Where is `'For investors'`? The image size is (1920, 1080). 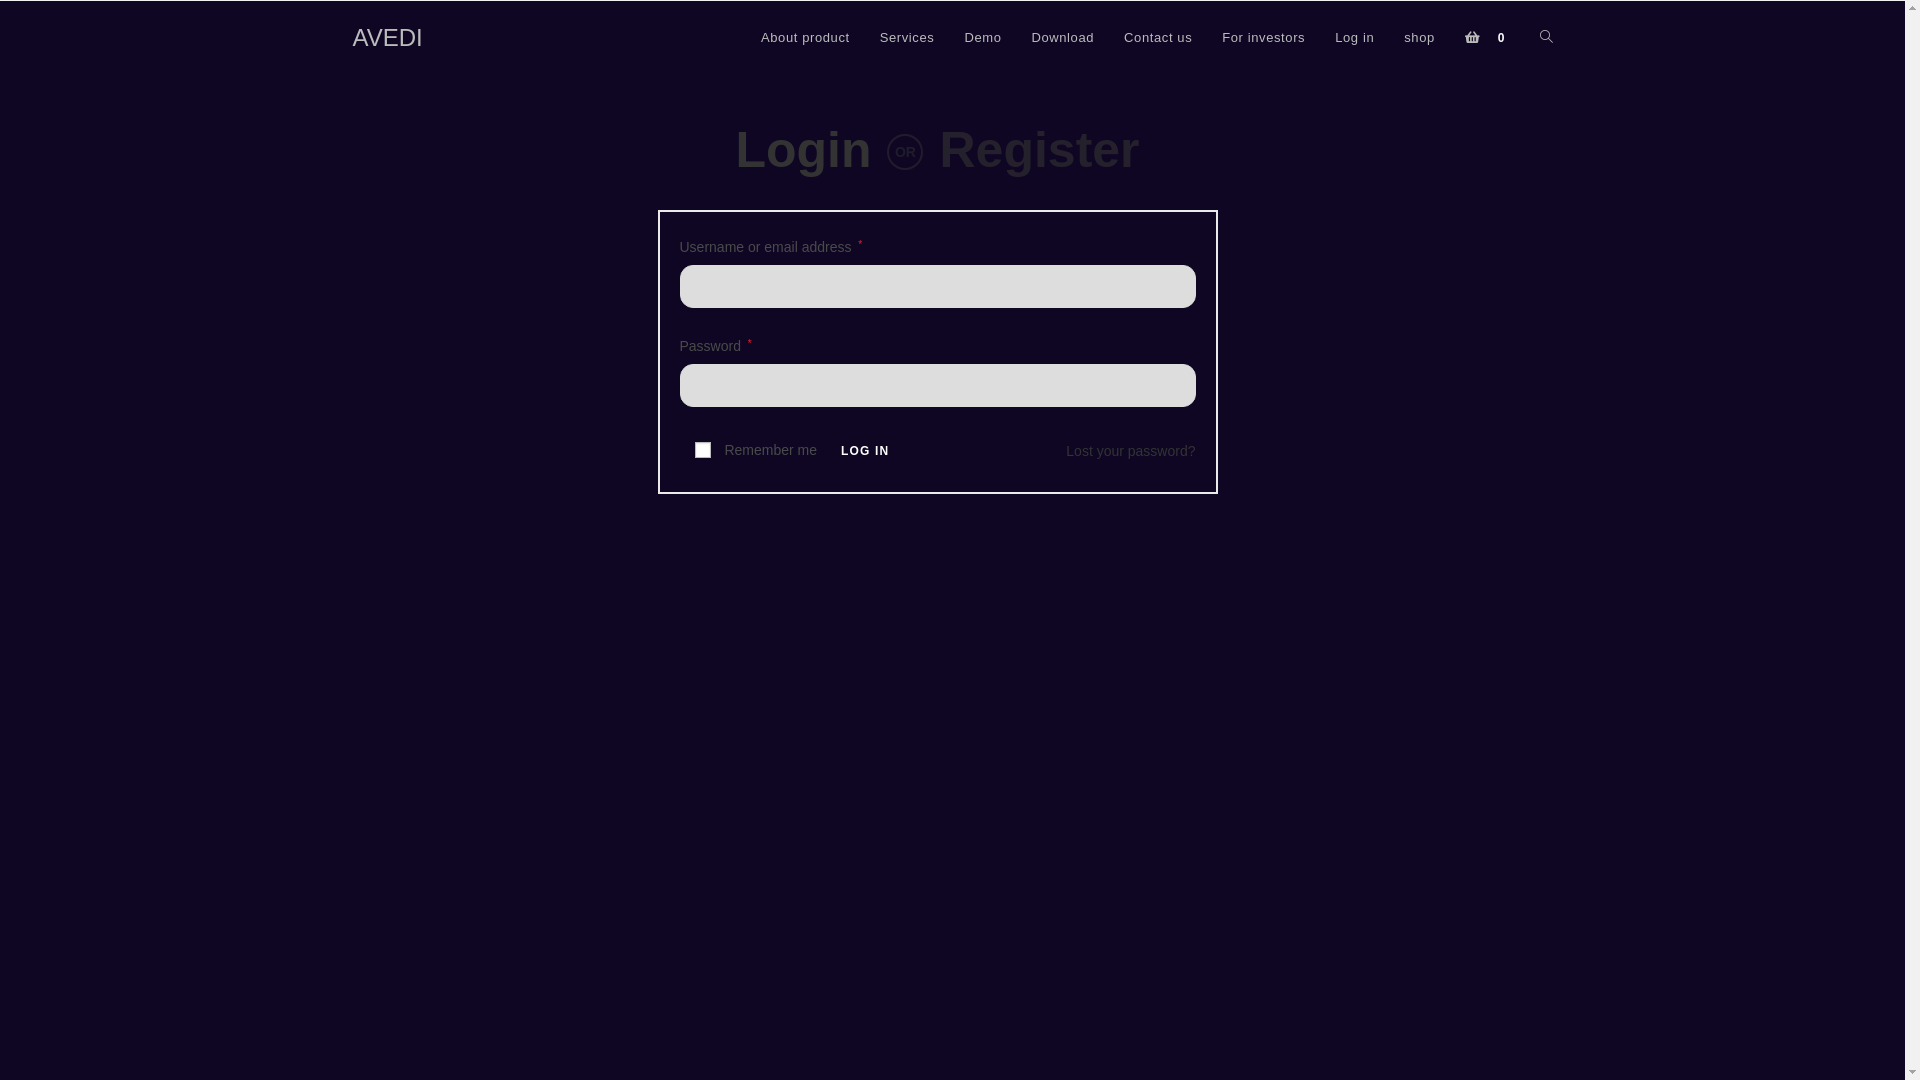 'For investors' is located at coordinates (1262, 38).